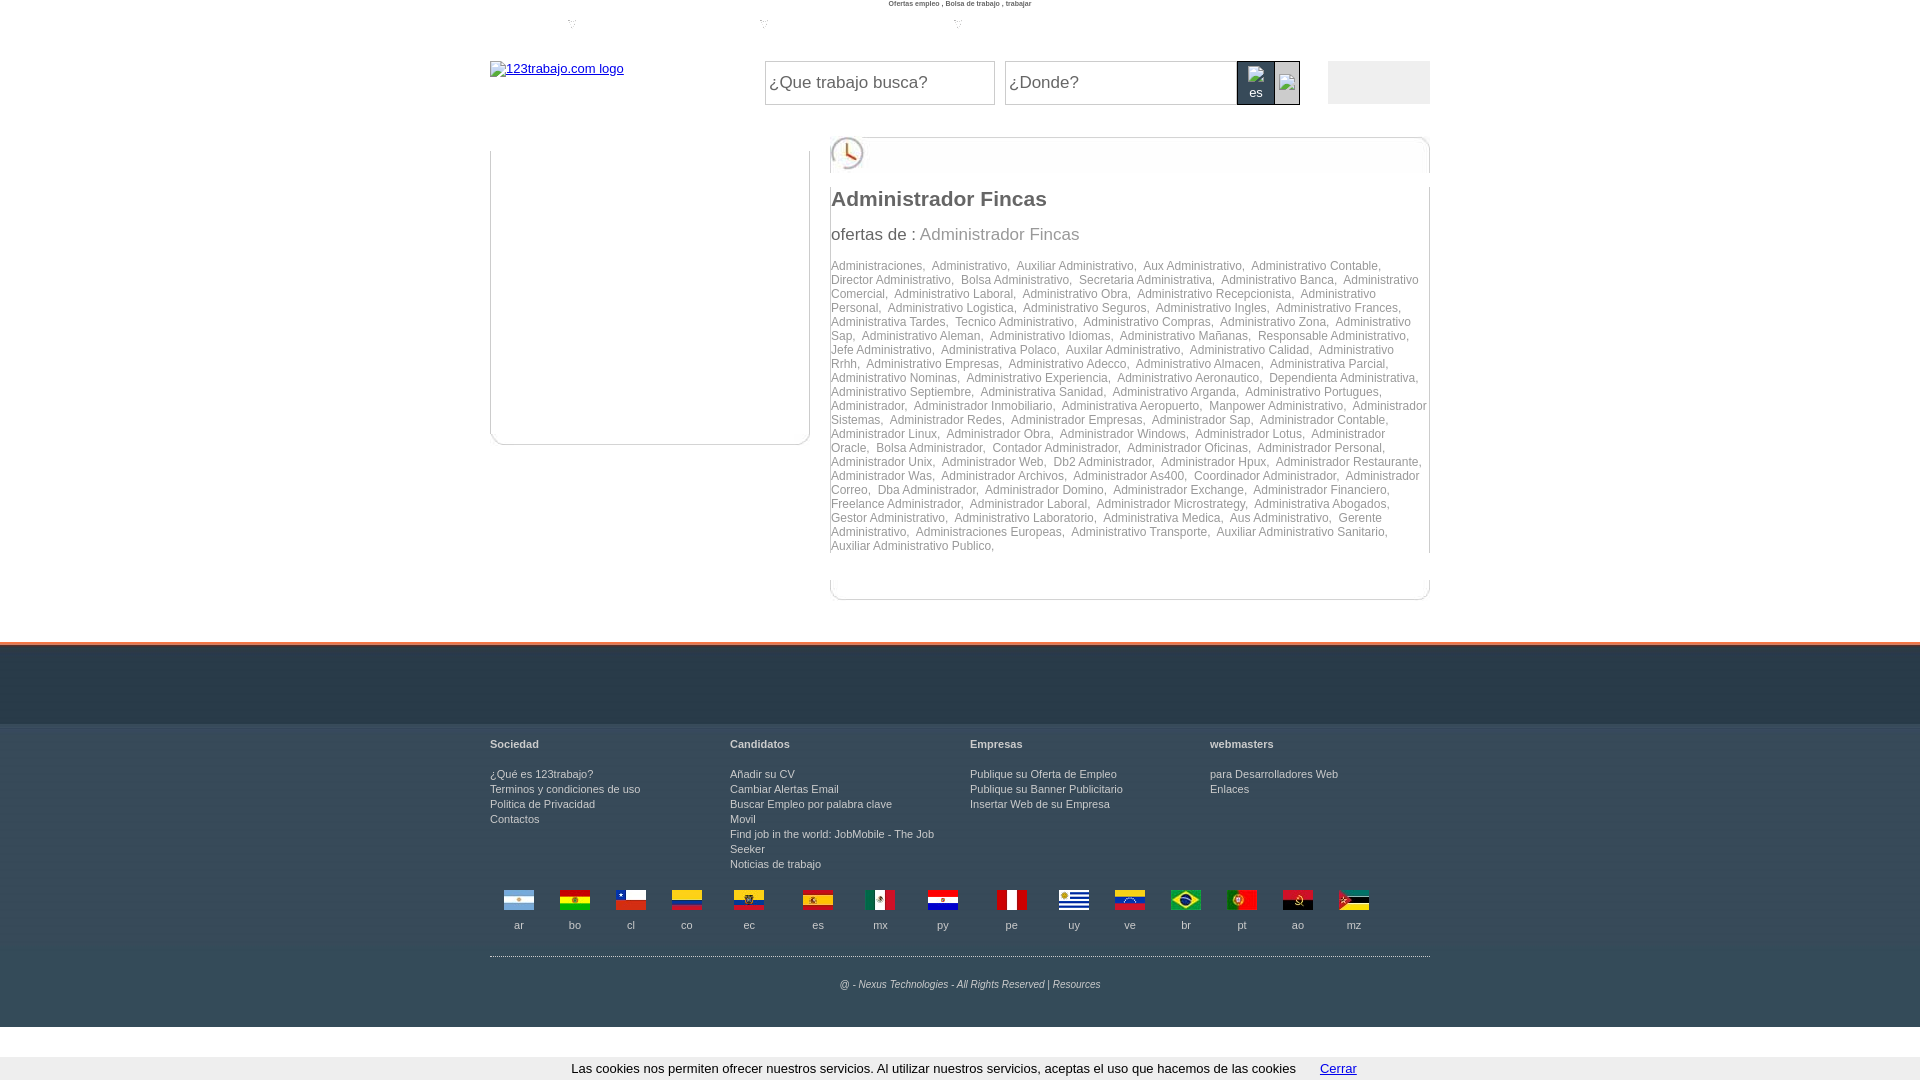  What do you see at coordinates (1008, 363) in the screenshot?
I see `'Administrativo Adecco, '` at bounding box center [1008, 363].